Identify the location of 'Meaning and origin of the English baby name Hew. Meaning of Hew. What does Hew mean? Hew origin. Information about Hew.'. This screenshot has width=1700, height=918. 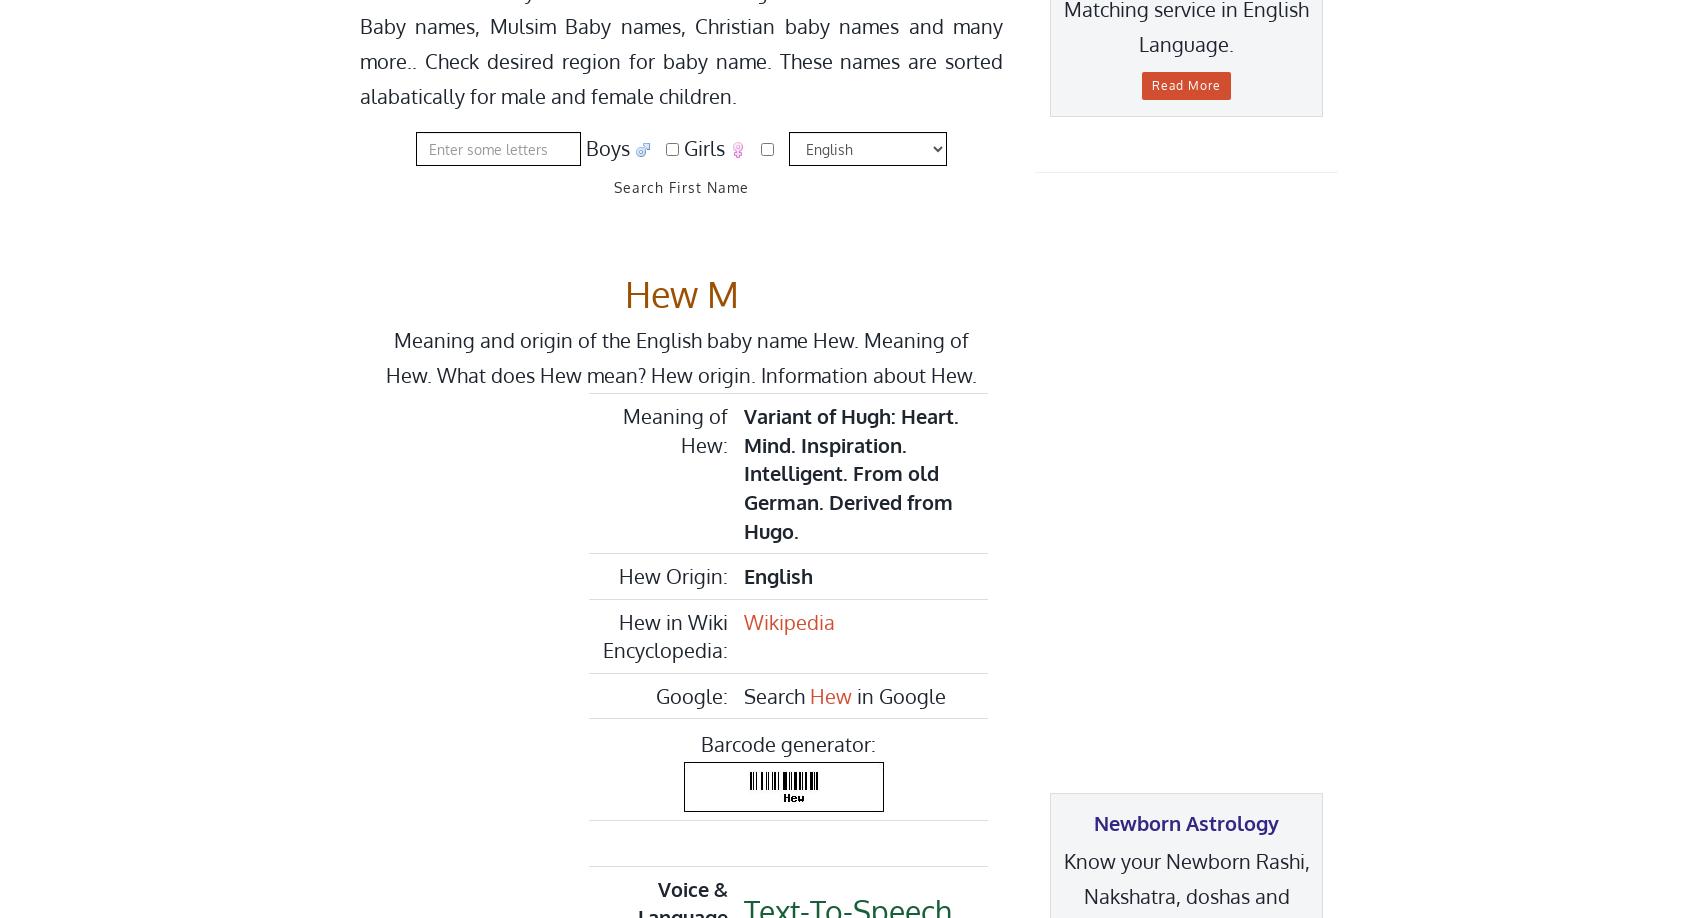
(681, 357).